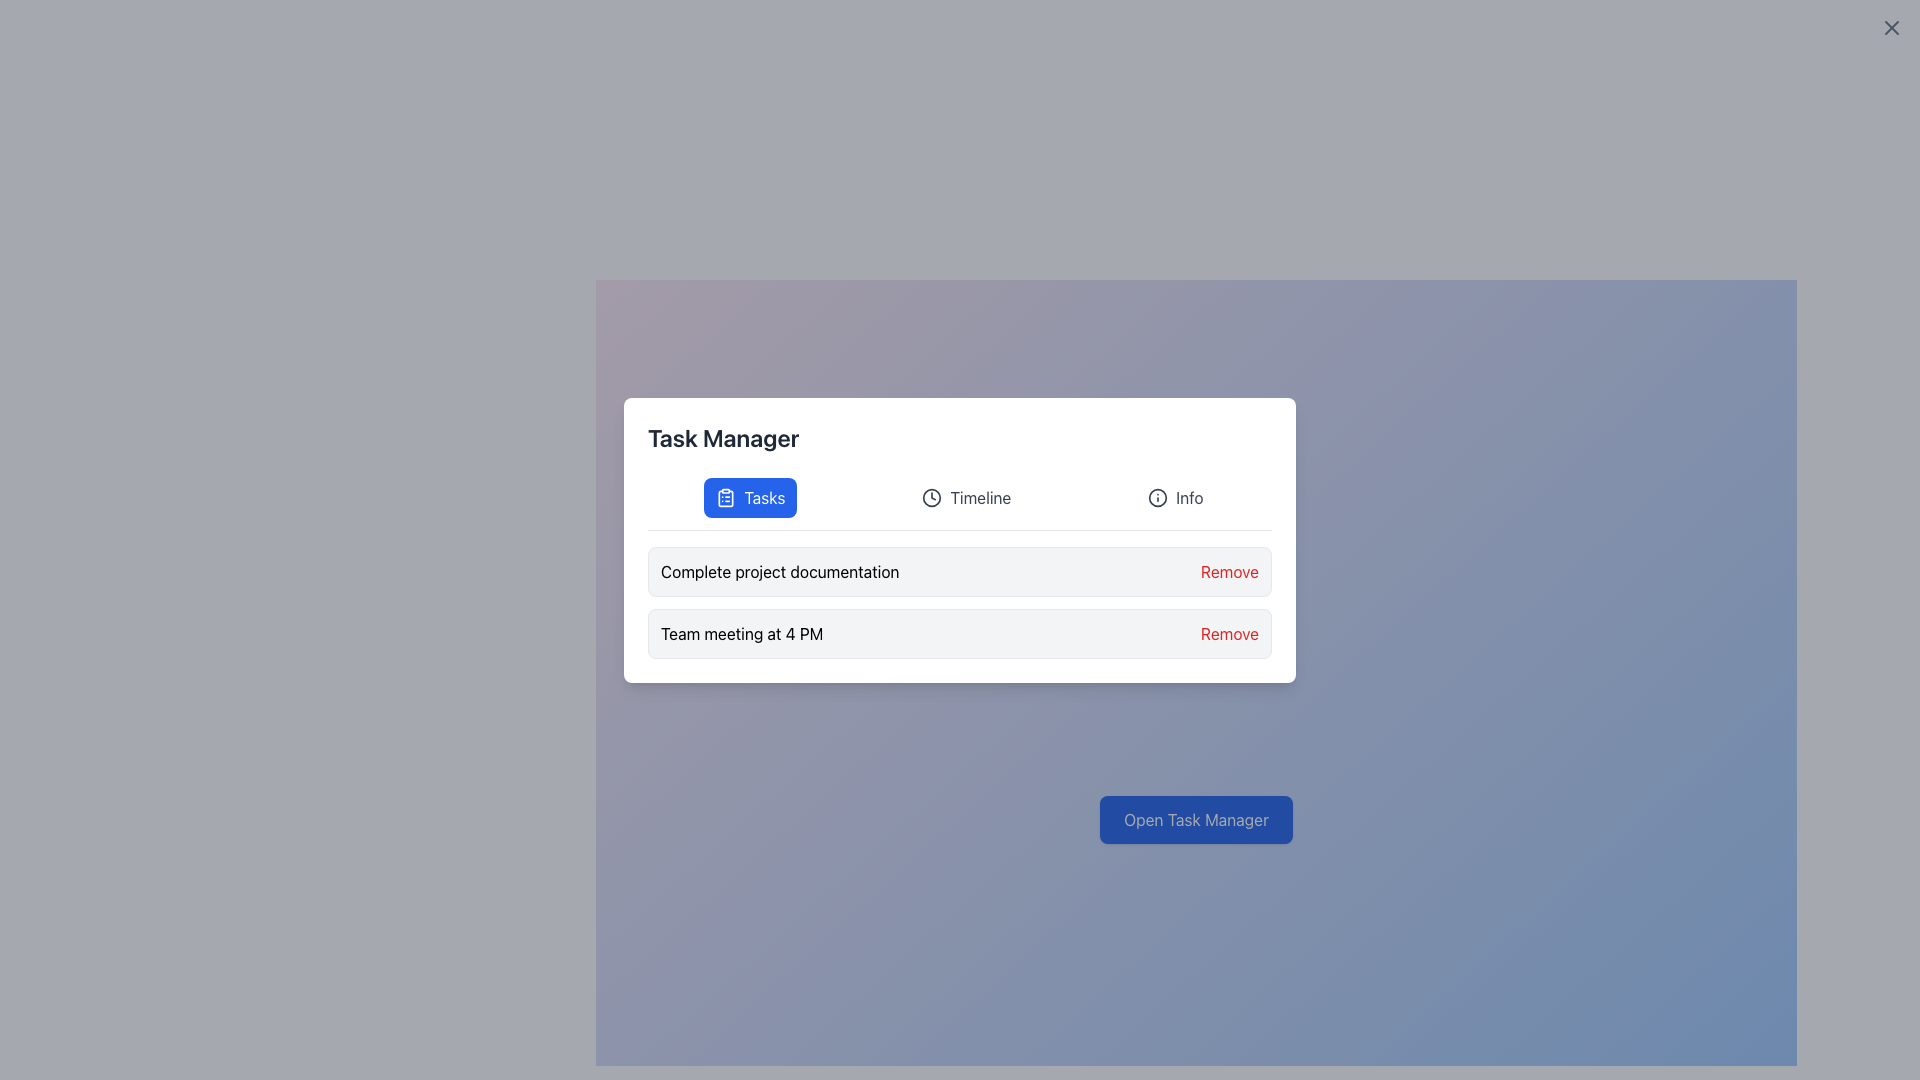  I want to click on the inner component of the 'X' icon located in the top-right corner of the user interface, so click(1890, 27).